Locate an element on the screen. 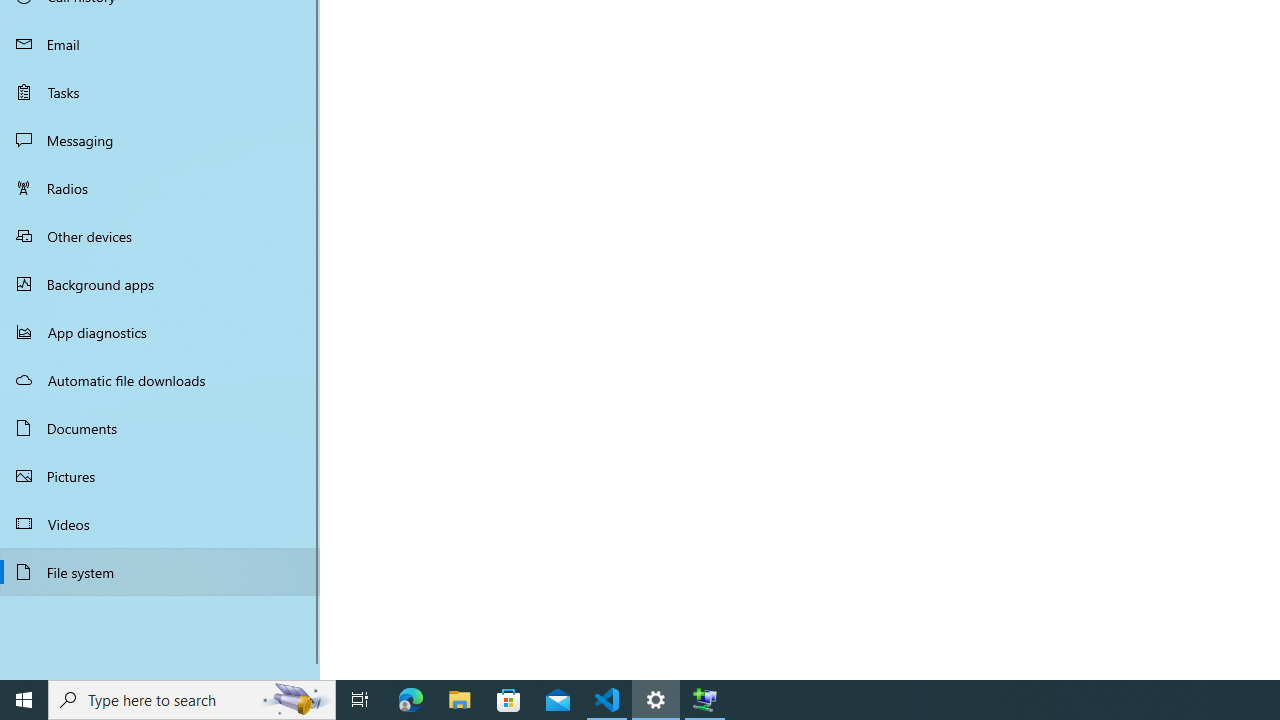  'Videos' is located at coordinates (160, 522).